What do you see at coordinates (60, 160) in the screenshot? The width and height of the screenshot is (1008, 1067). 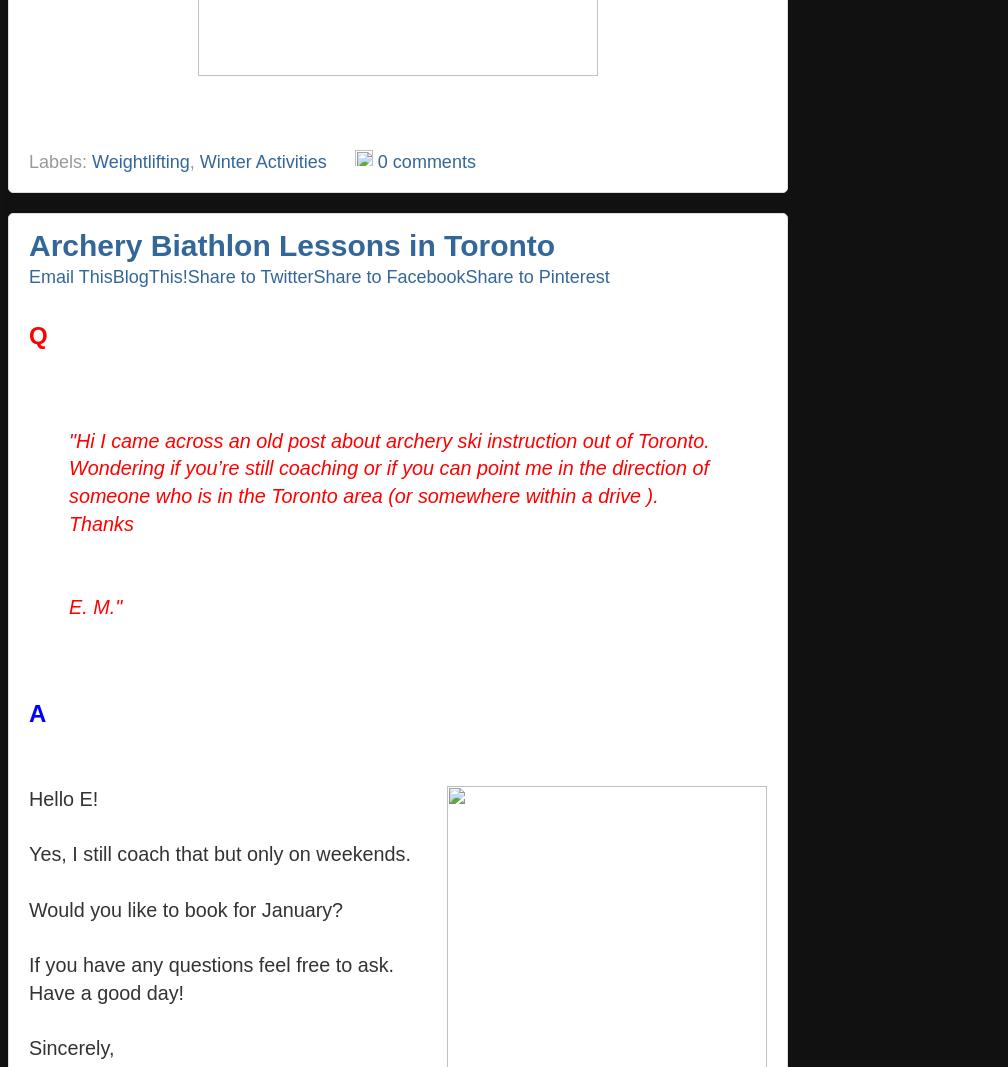 I see `'Labels:'` at bounding box center [60, 160].